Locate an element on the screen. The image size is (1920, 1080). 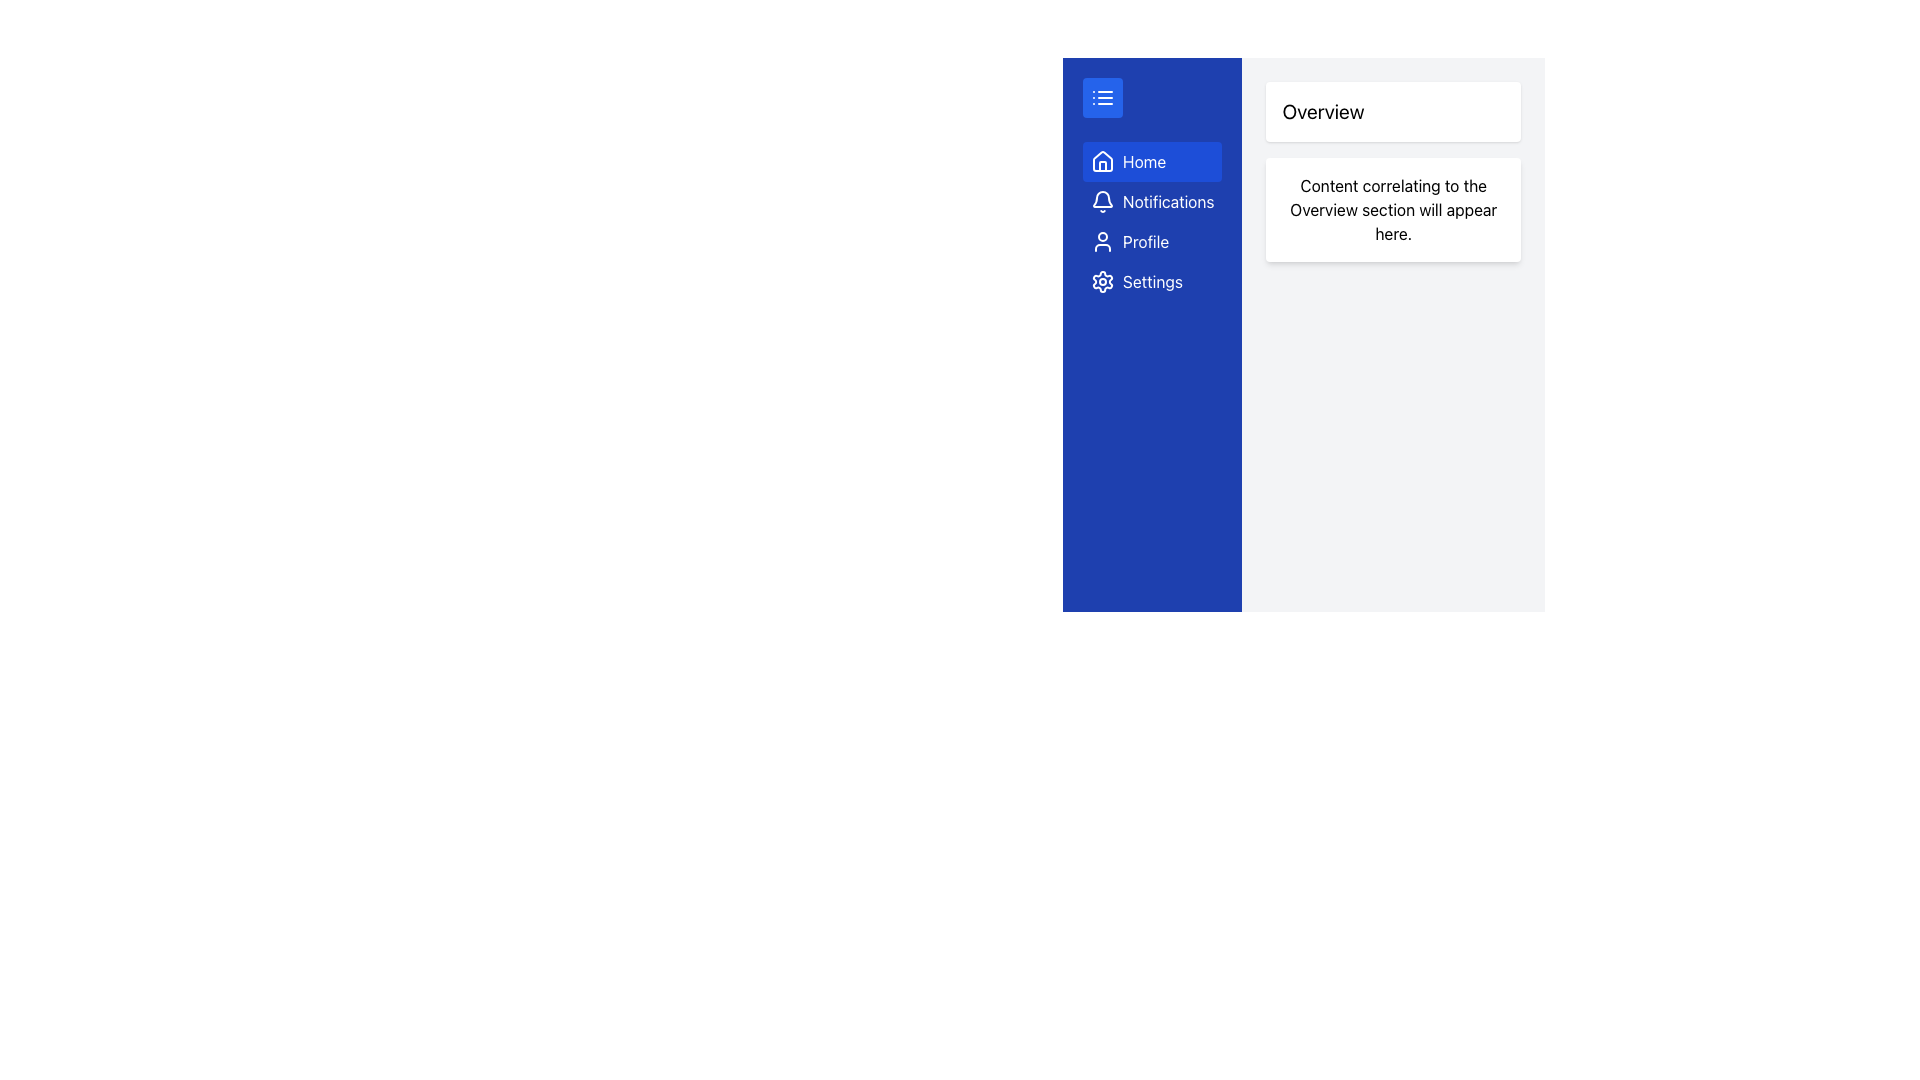
the user icon, which is a circular head and shoulders stylized in an outline style, rendered in white on a blue background, located inside the 'Profile' navigation item in the sidebar menu is located at coordinates (1102, 241).